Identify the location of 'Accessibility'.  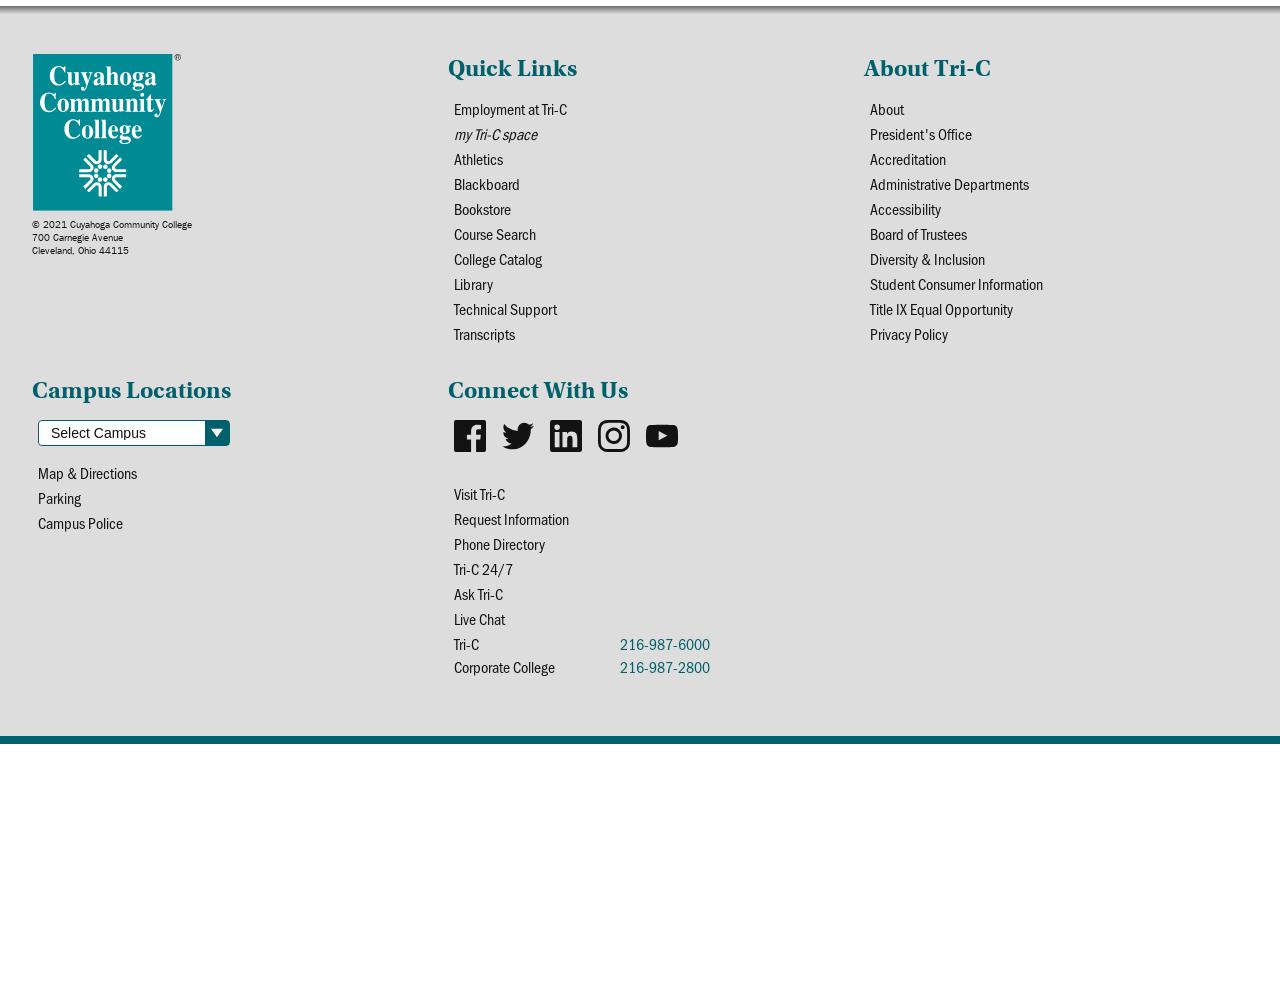
(903, 207).